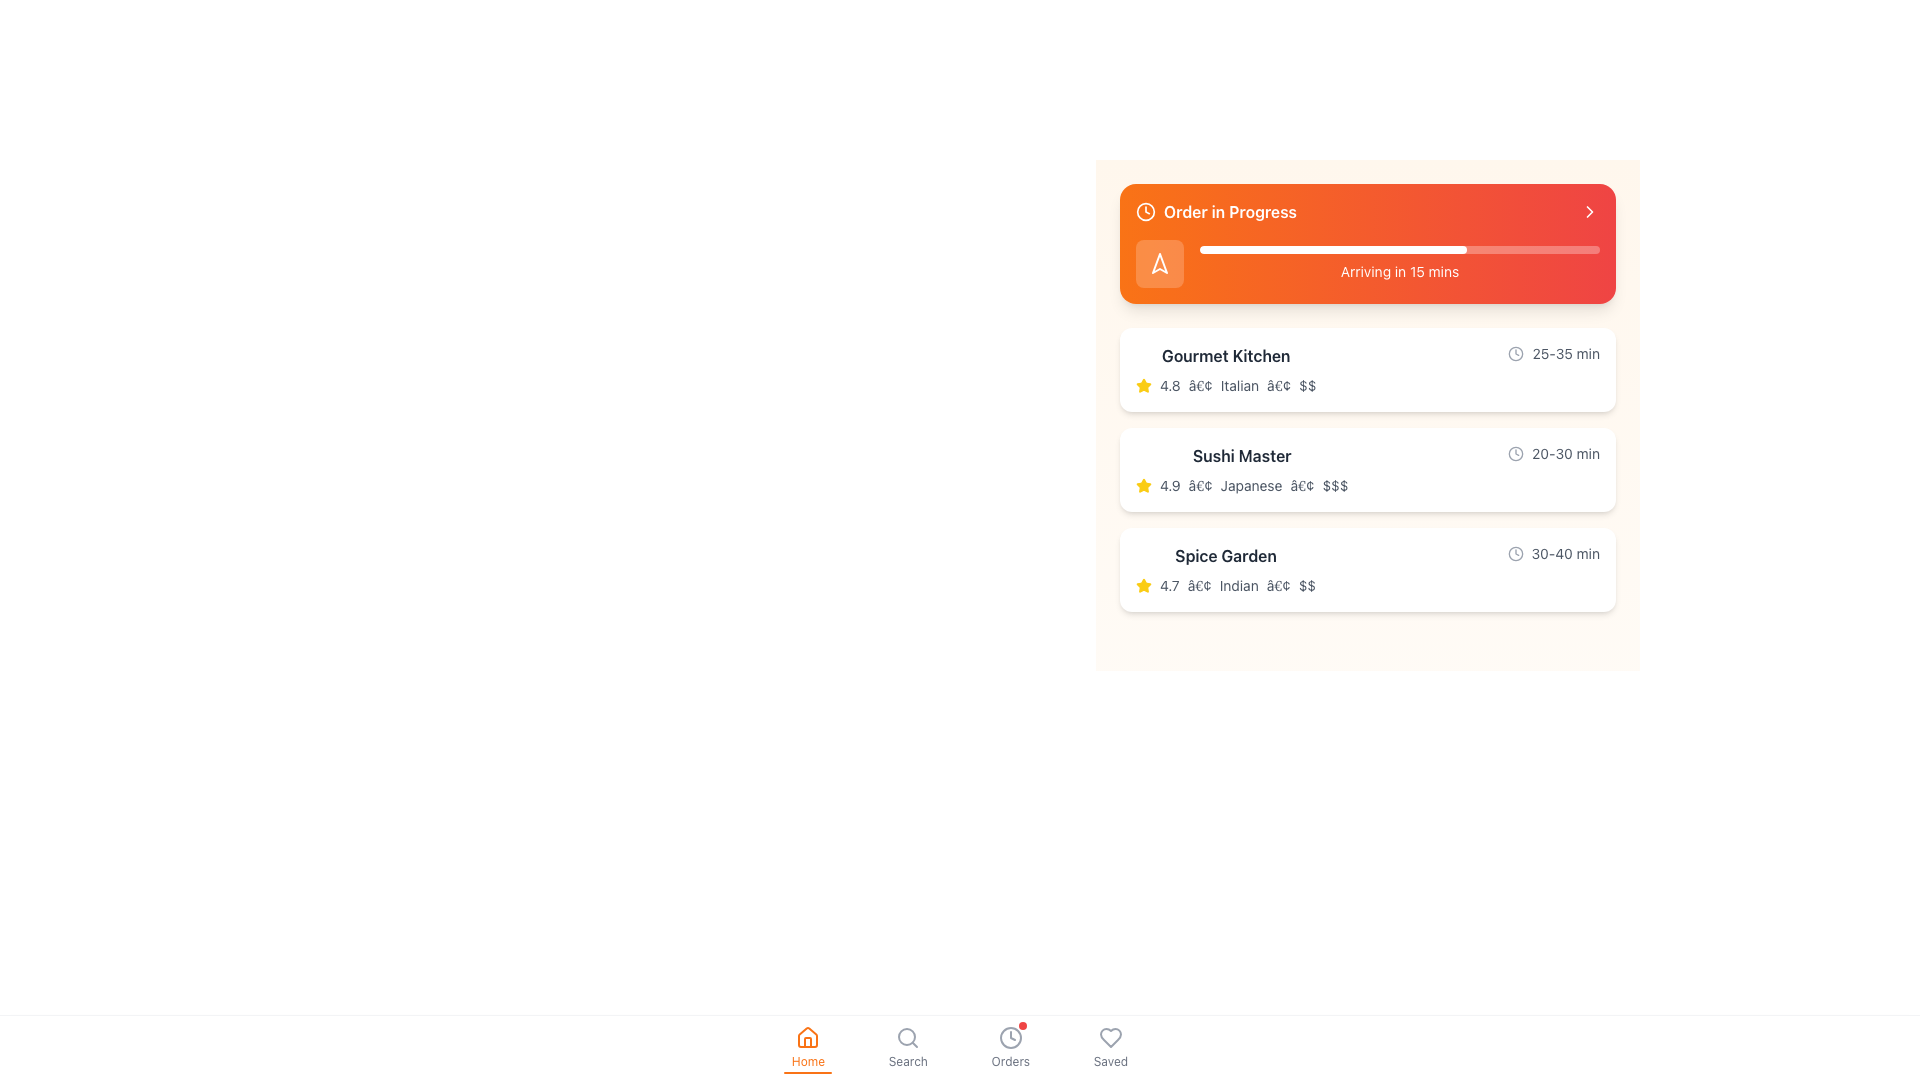  What do you see at coordinates (1146, 212) in the screenshot?
I see `the time-related icon located at the beginning of the 'Order in Progress' section in the orange bar at the top of the card interface` at bounding box center [1146, 212].